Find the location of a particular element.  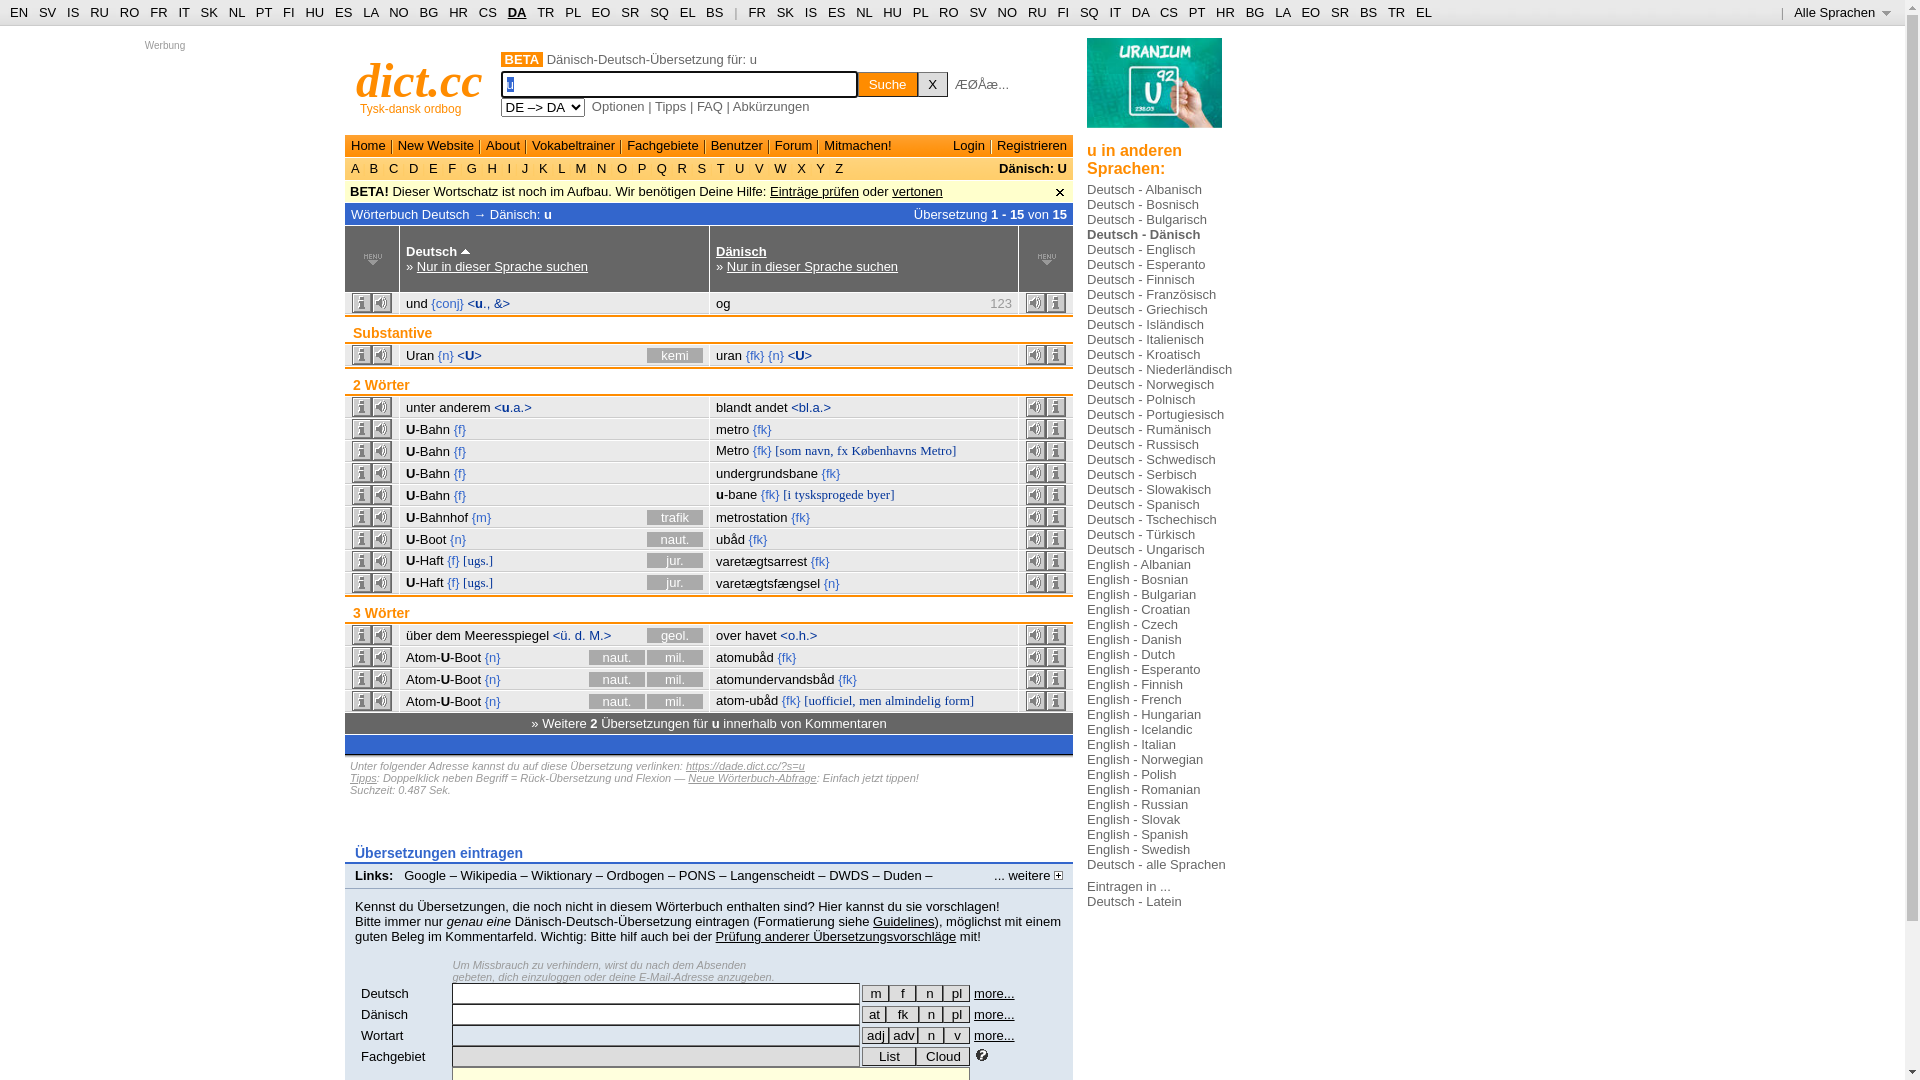

'Q' is located at coordinates (661, 167).